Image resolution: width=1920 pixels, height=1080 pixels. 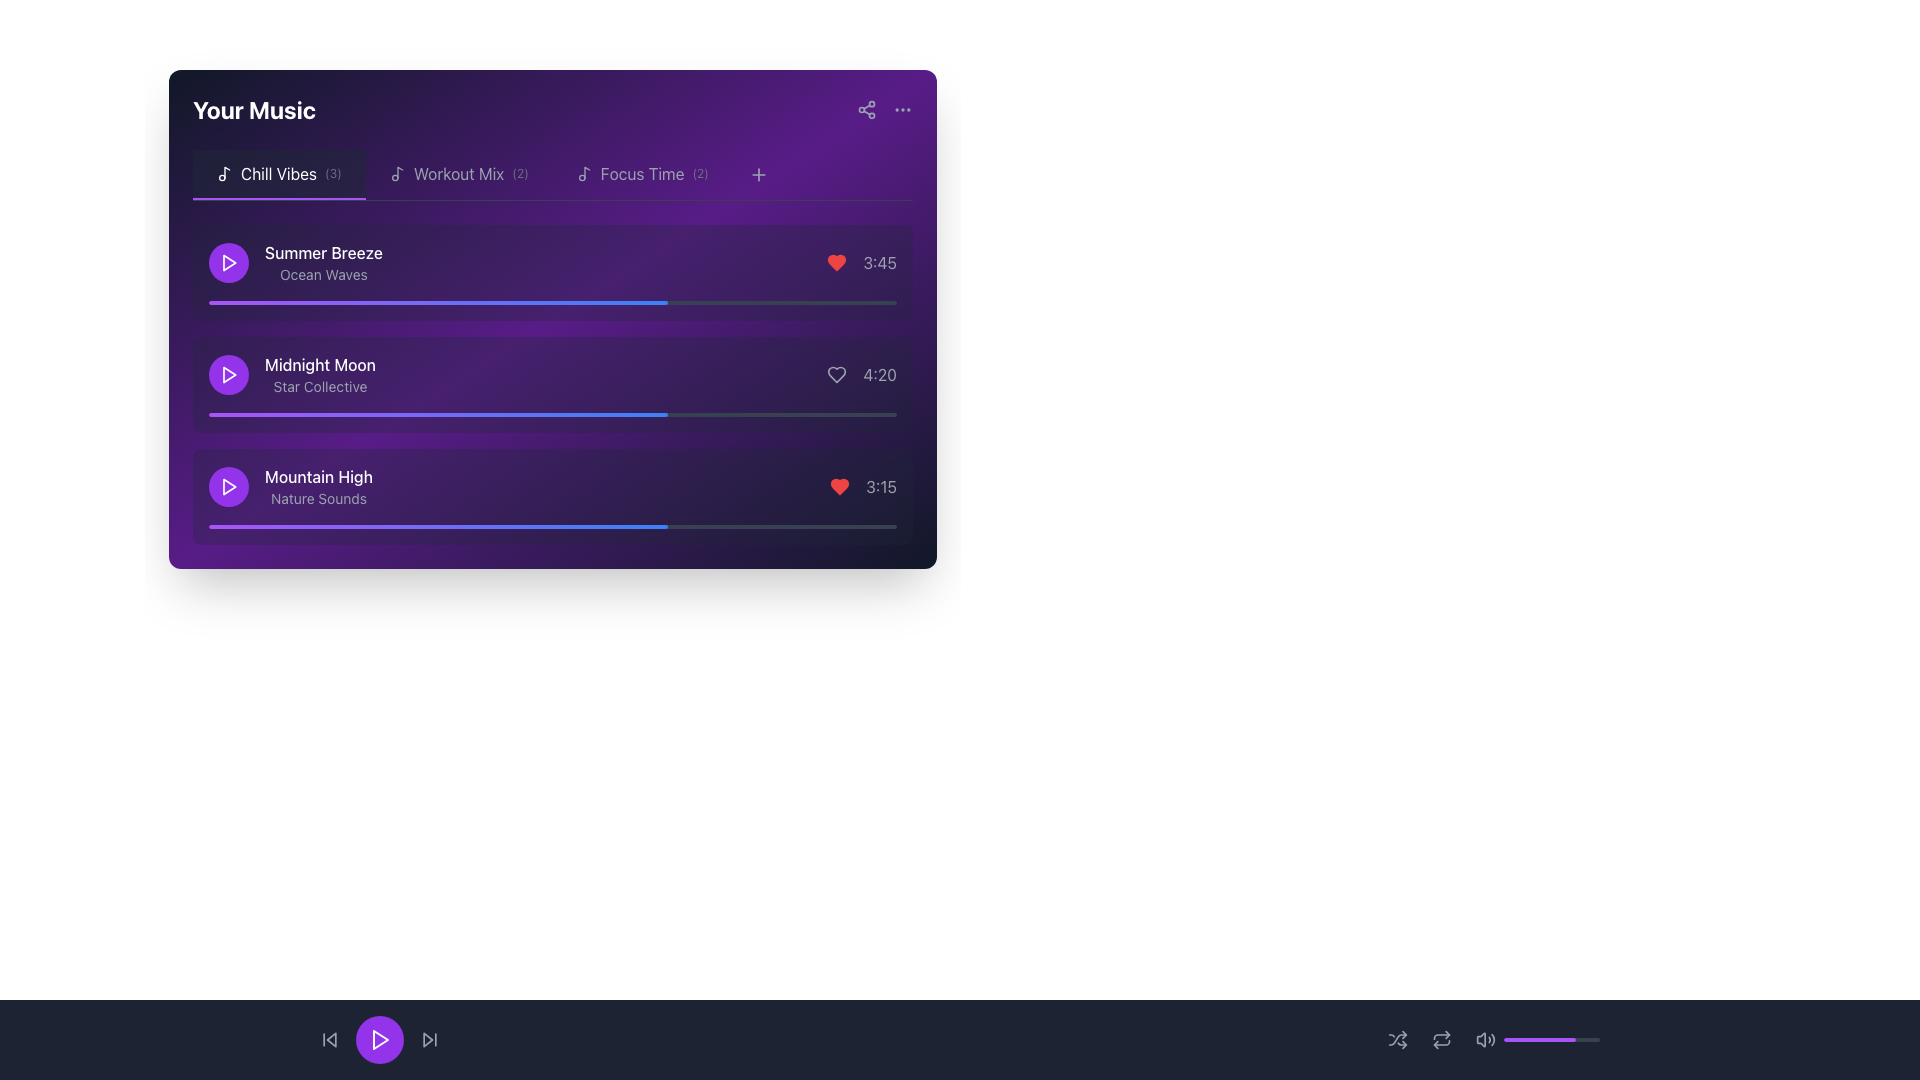 I want to click on the Progress Bar representing the playback of 'Midnight Moon' by 'Star Collective', located in the center of the second track row, so click(x=552, y=318).